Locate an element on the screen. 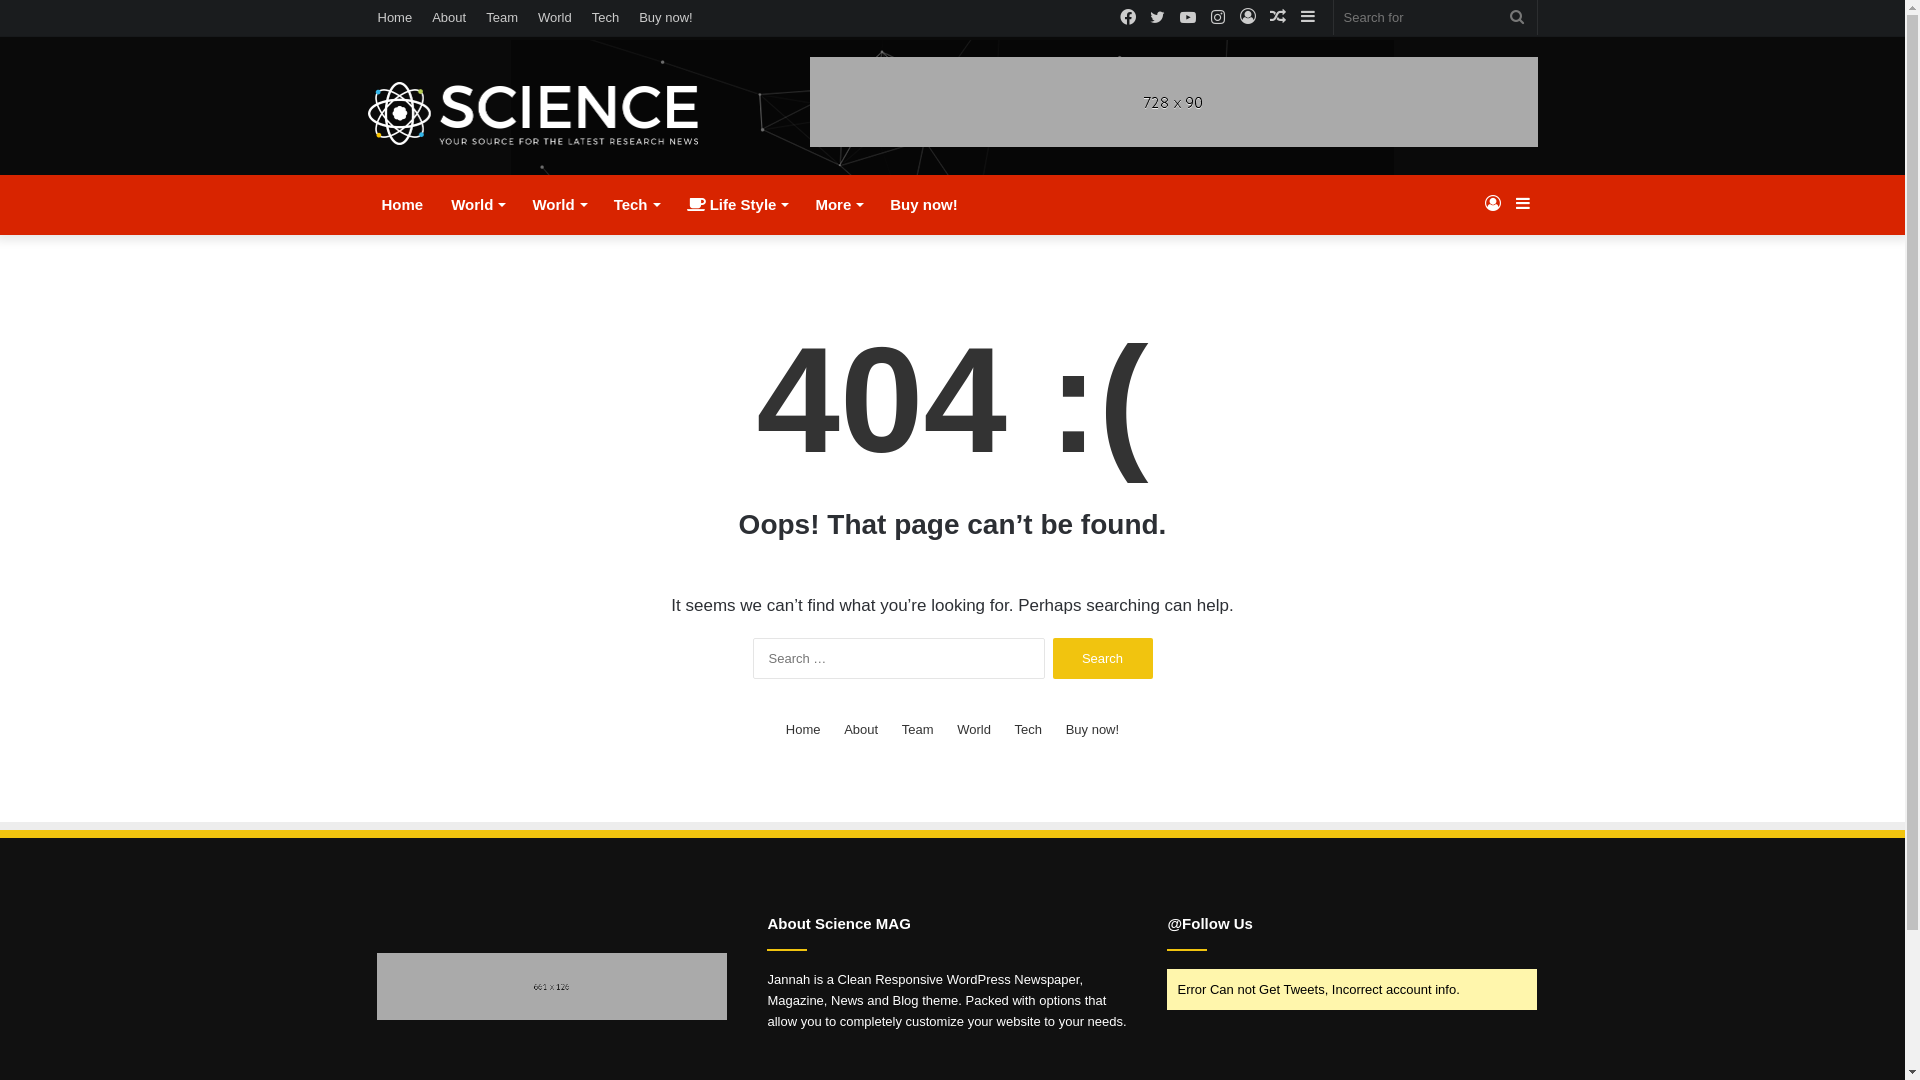  'Instagram' is located at coordinates (1217, 18).